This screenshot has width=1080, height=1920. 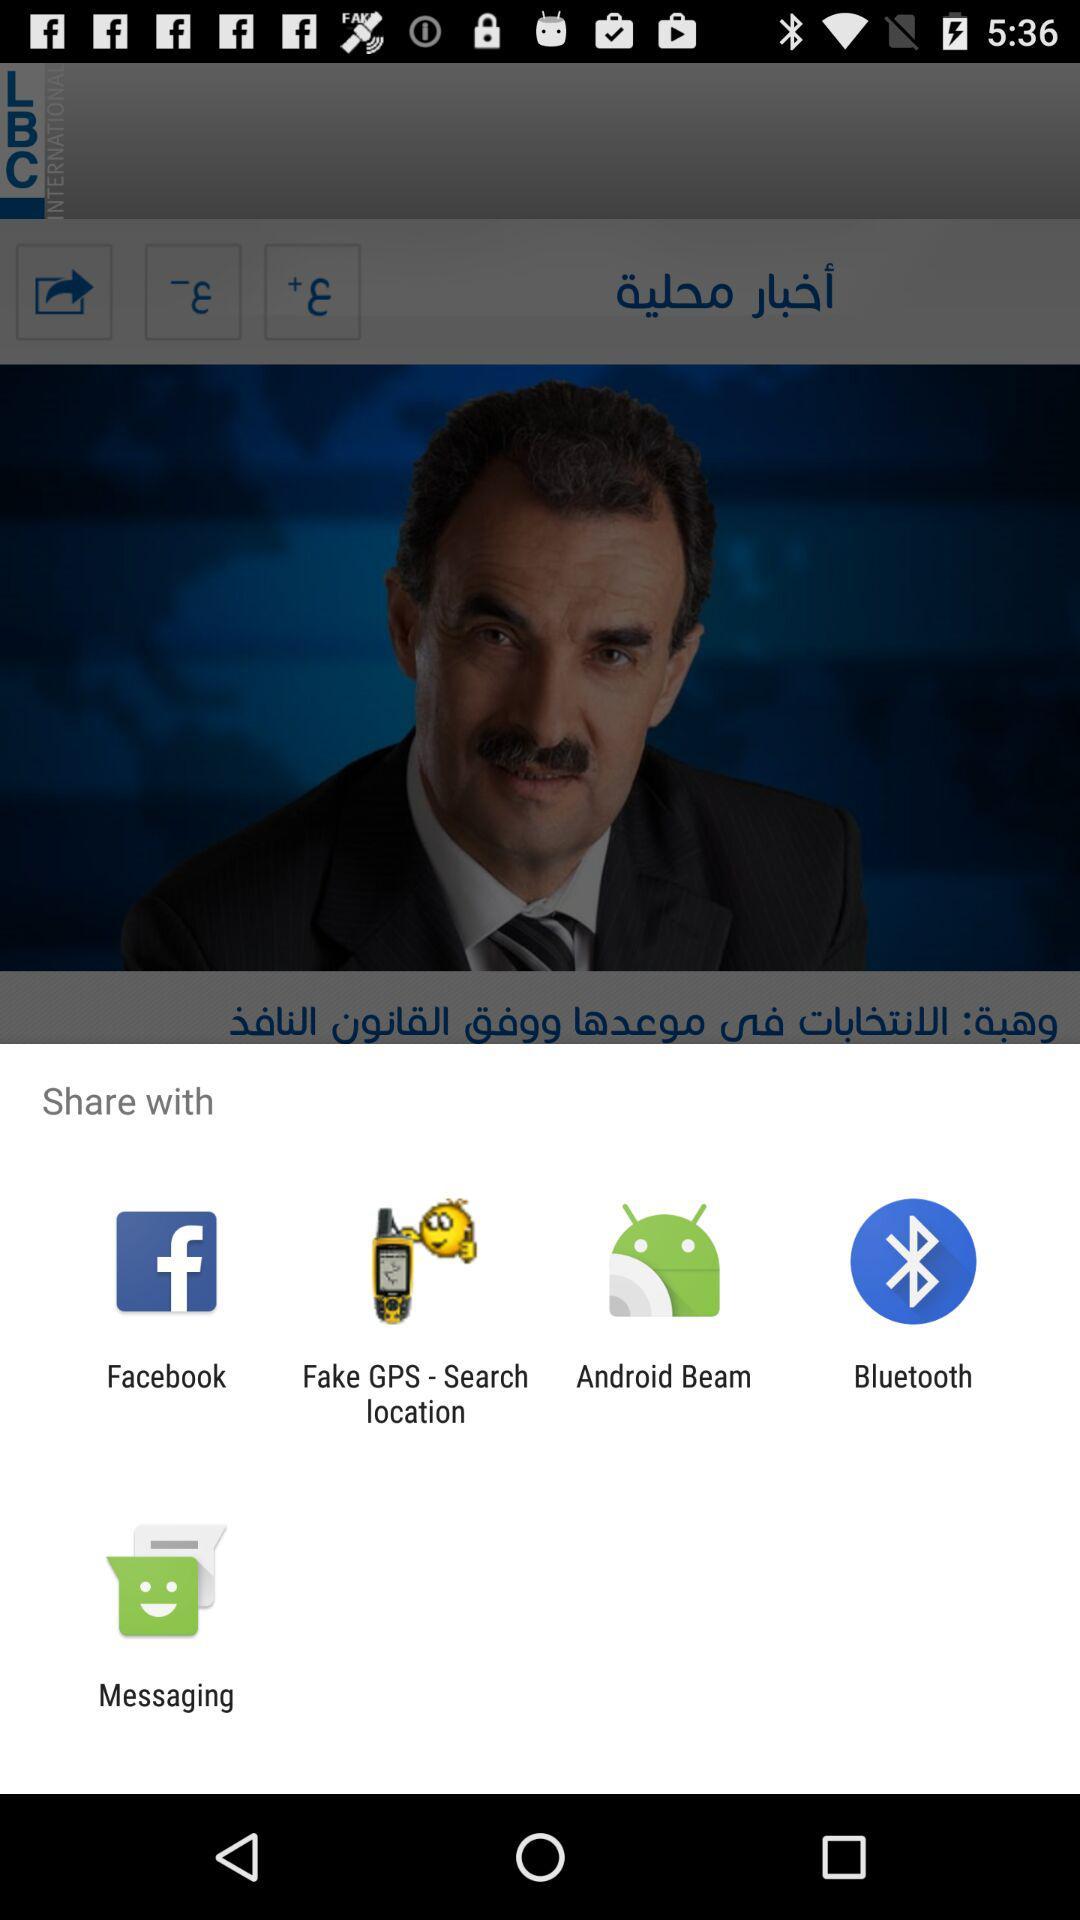 What do you see at coordinates (414, 1392) in the screenshot?
I see `fake gps search icon` at bounding box center [414, 1392].